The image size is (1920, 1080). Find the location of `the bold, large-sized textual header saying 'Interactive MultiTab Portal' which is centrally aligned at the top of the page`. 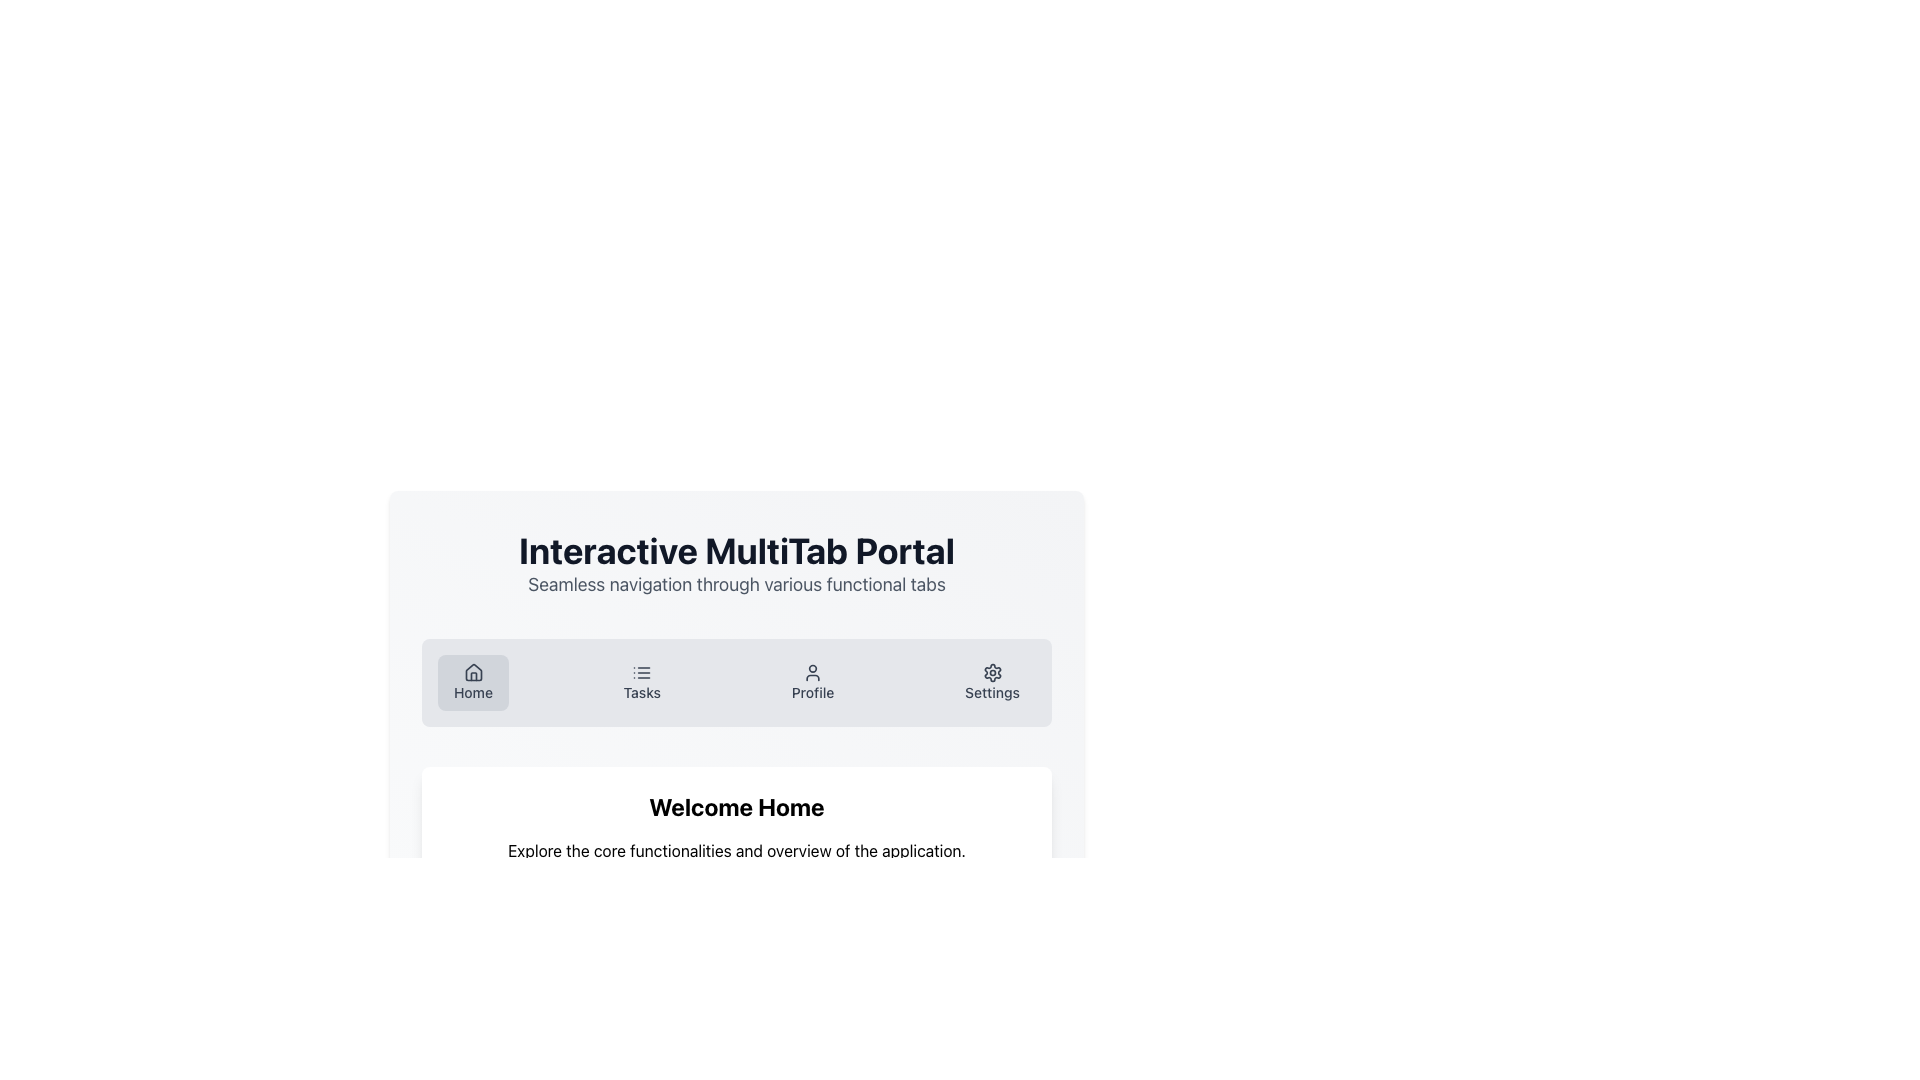

the bold, large-sized textual header saying 'Interactive MultiTab Portal' which is centrally aligned at the top of the page is located at coordinates (736, 551).